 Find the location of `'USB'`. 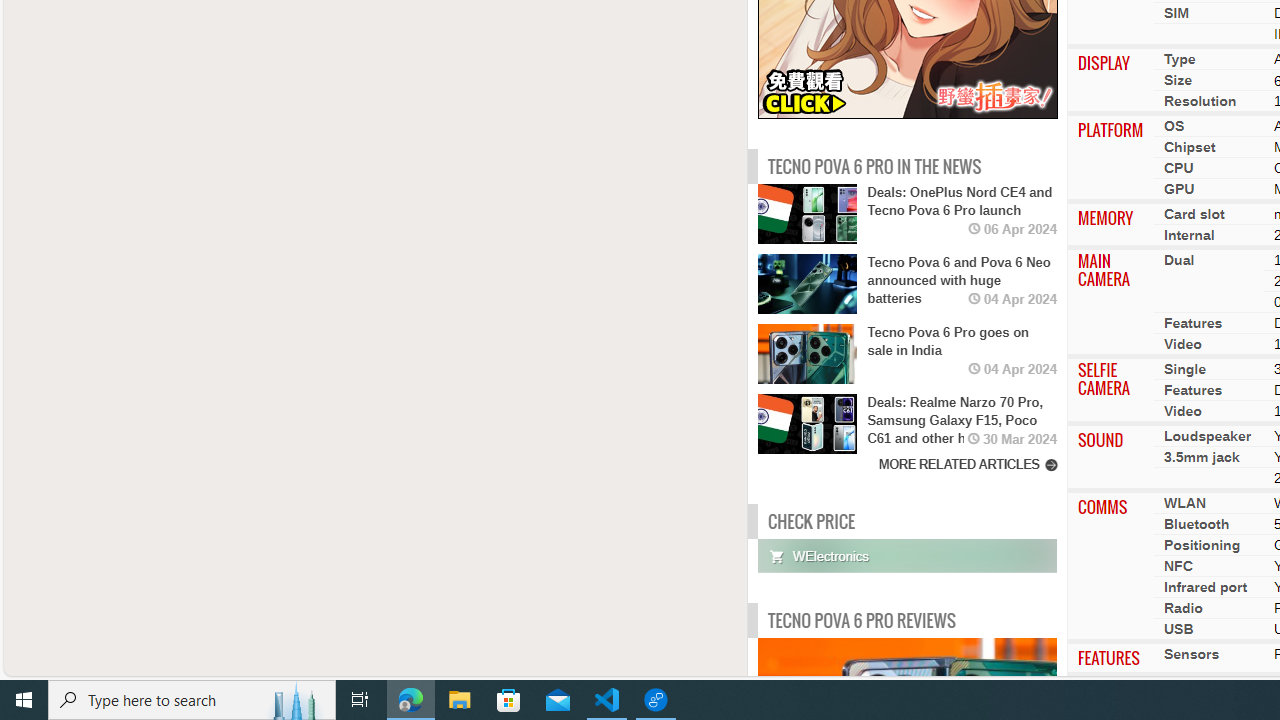

'USB' is located at coordinates (1178, 628).